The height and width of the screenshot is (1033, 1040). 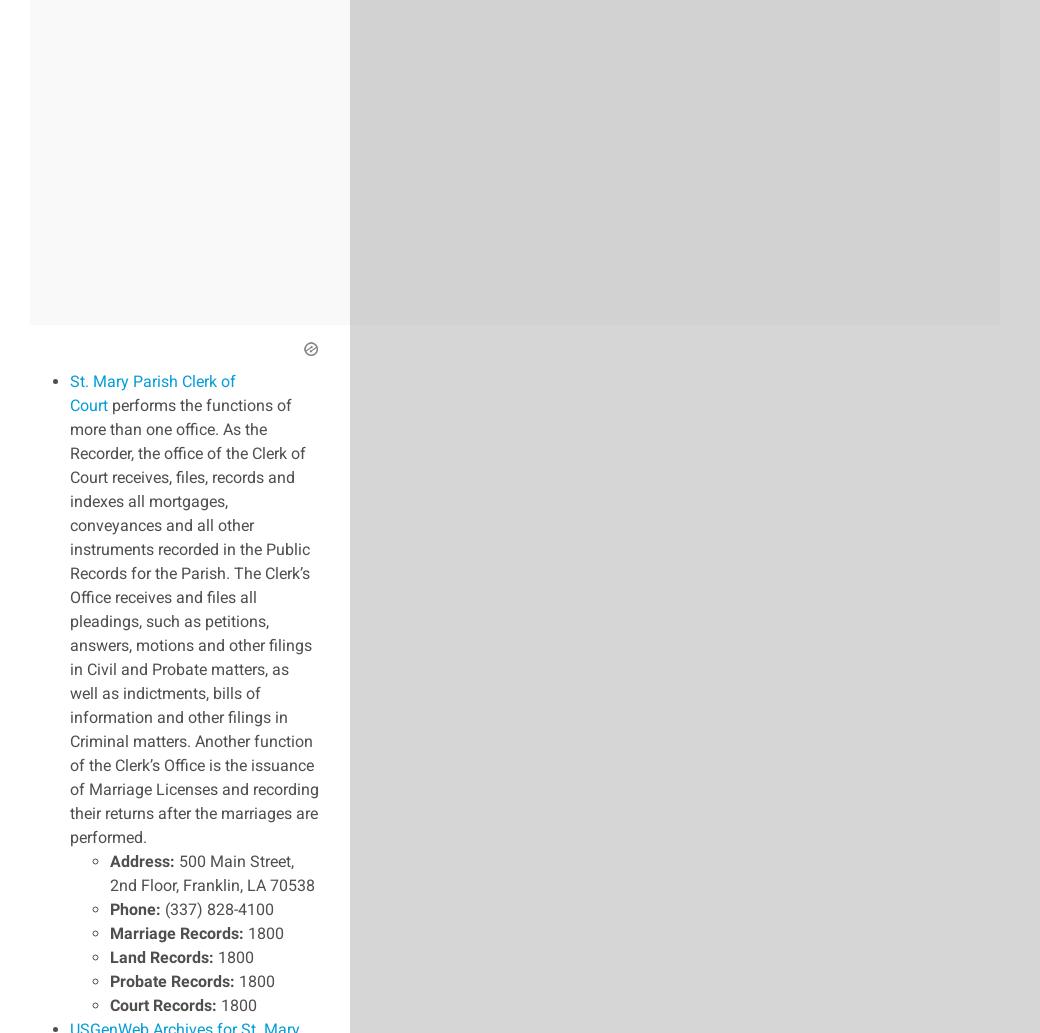 I want to click on '500 Main Street, 2nd Floor, Franklin, LA 70538', so click(x=212, y=871).